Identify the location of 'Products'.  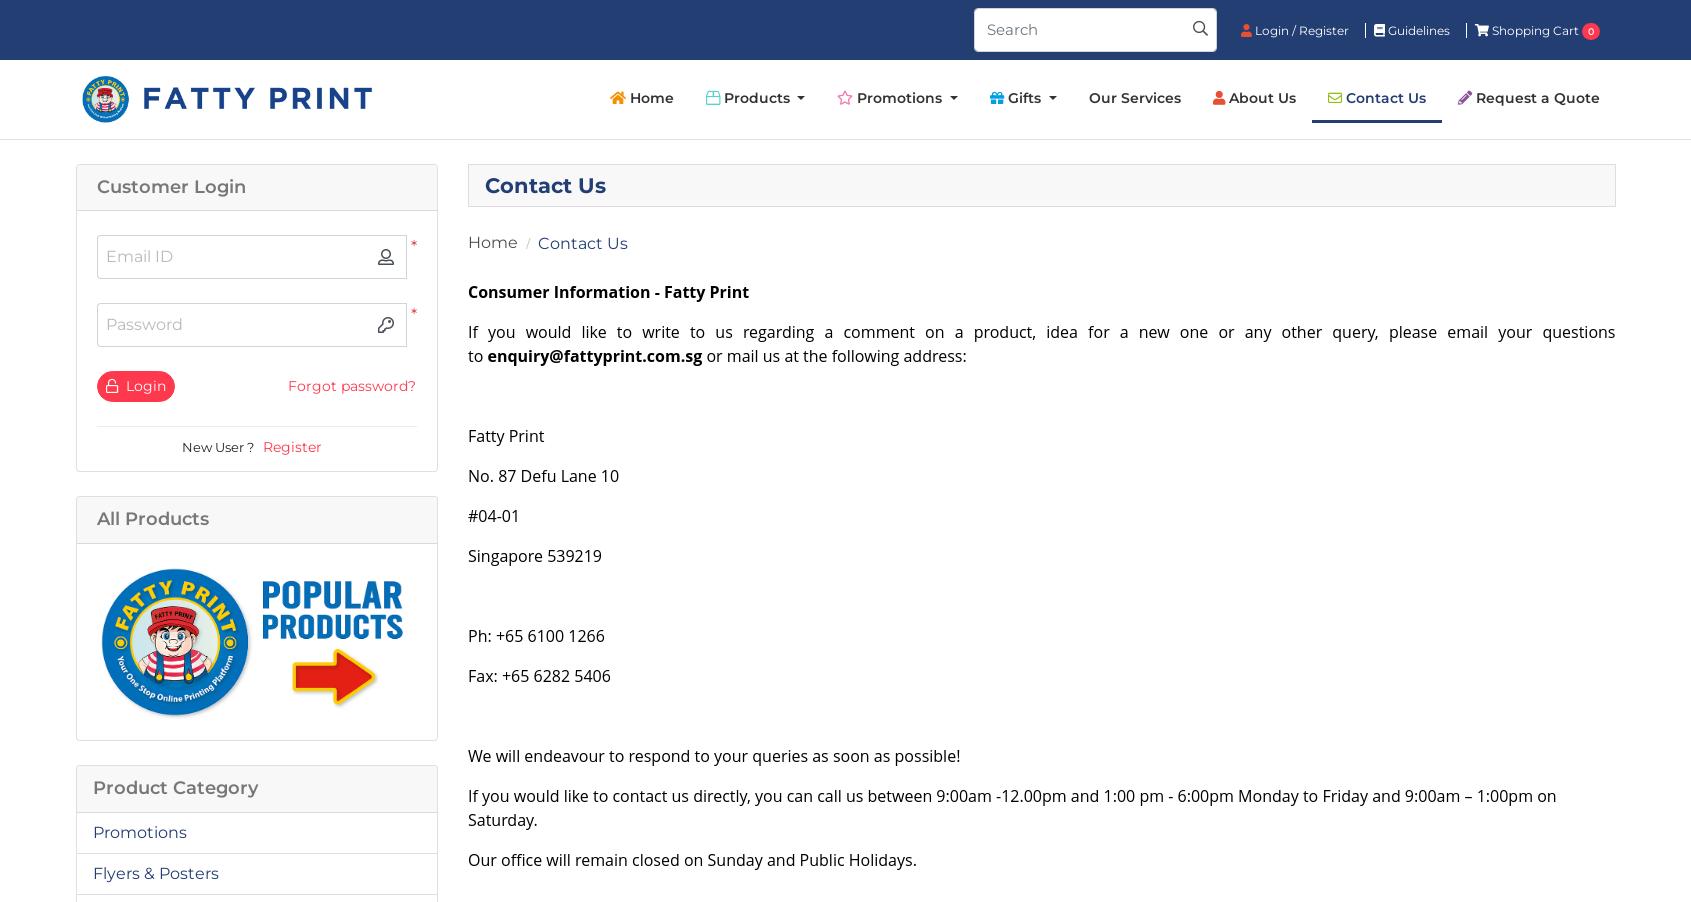
(756, 97).